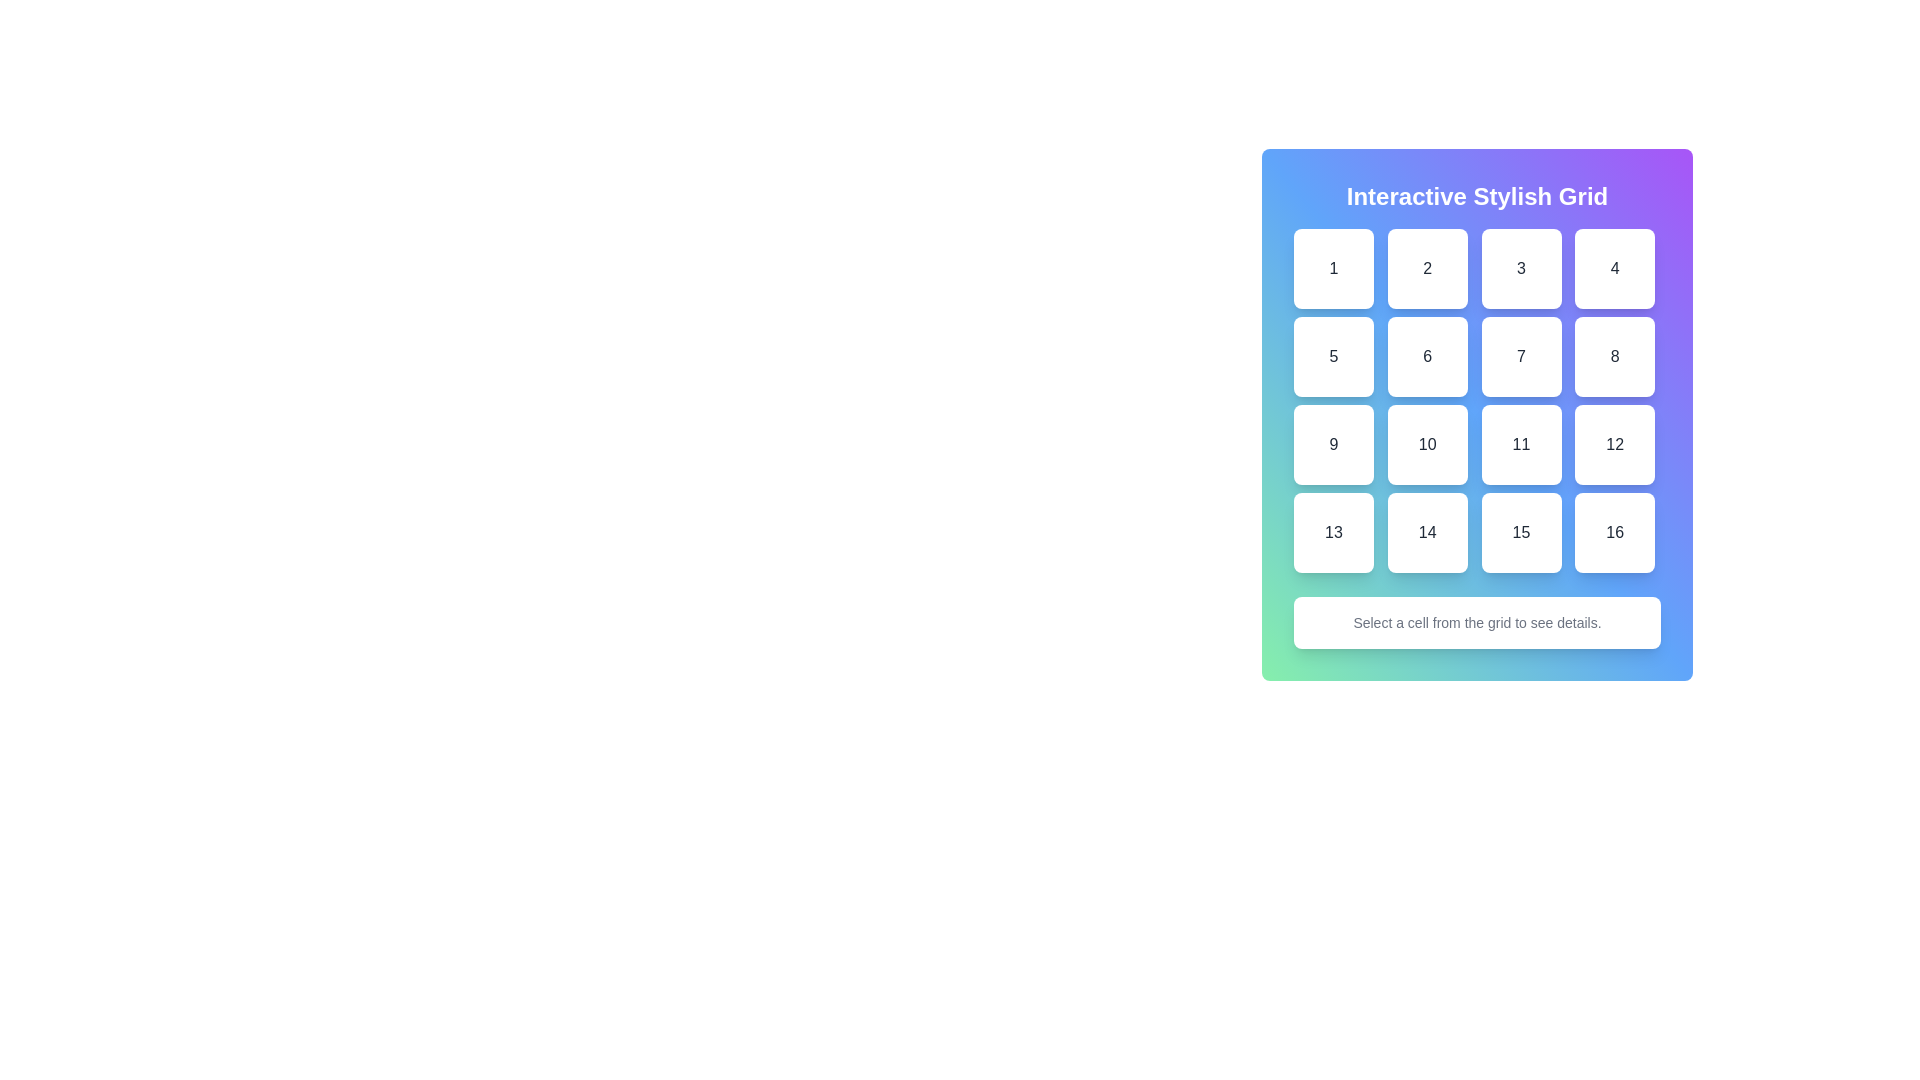  What do you see at coordinates (1477, 401) in the screenshot?
I see `a cell within the Interactive grid layout` at bounding box center [1477, 401].